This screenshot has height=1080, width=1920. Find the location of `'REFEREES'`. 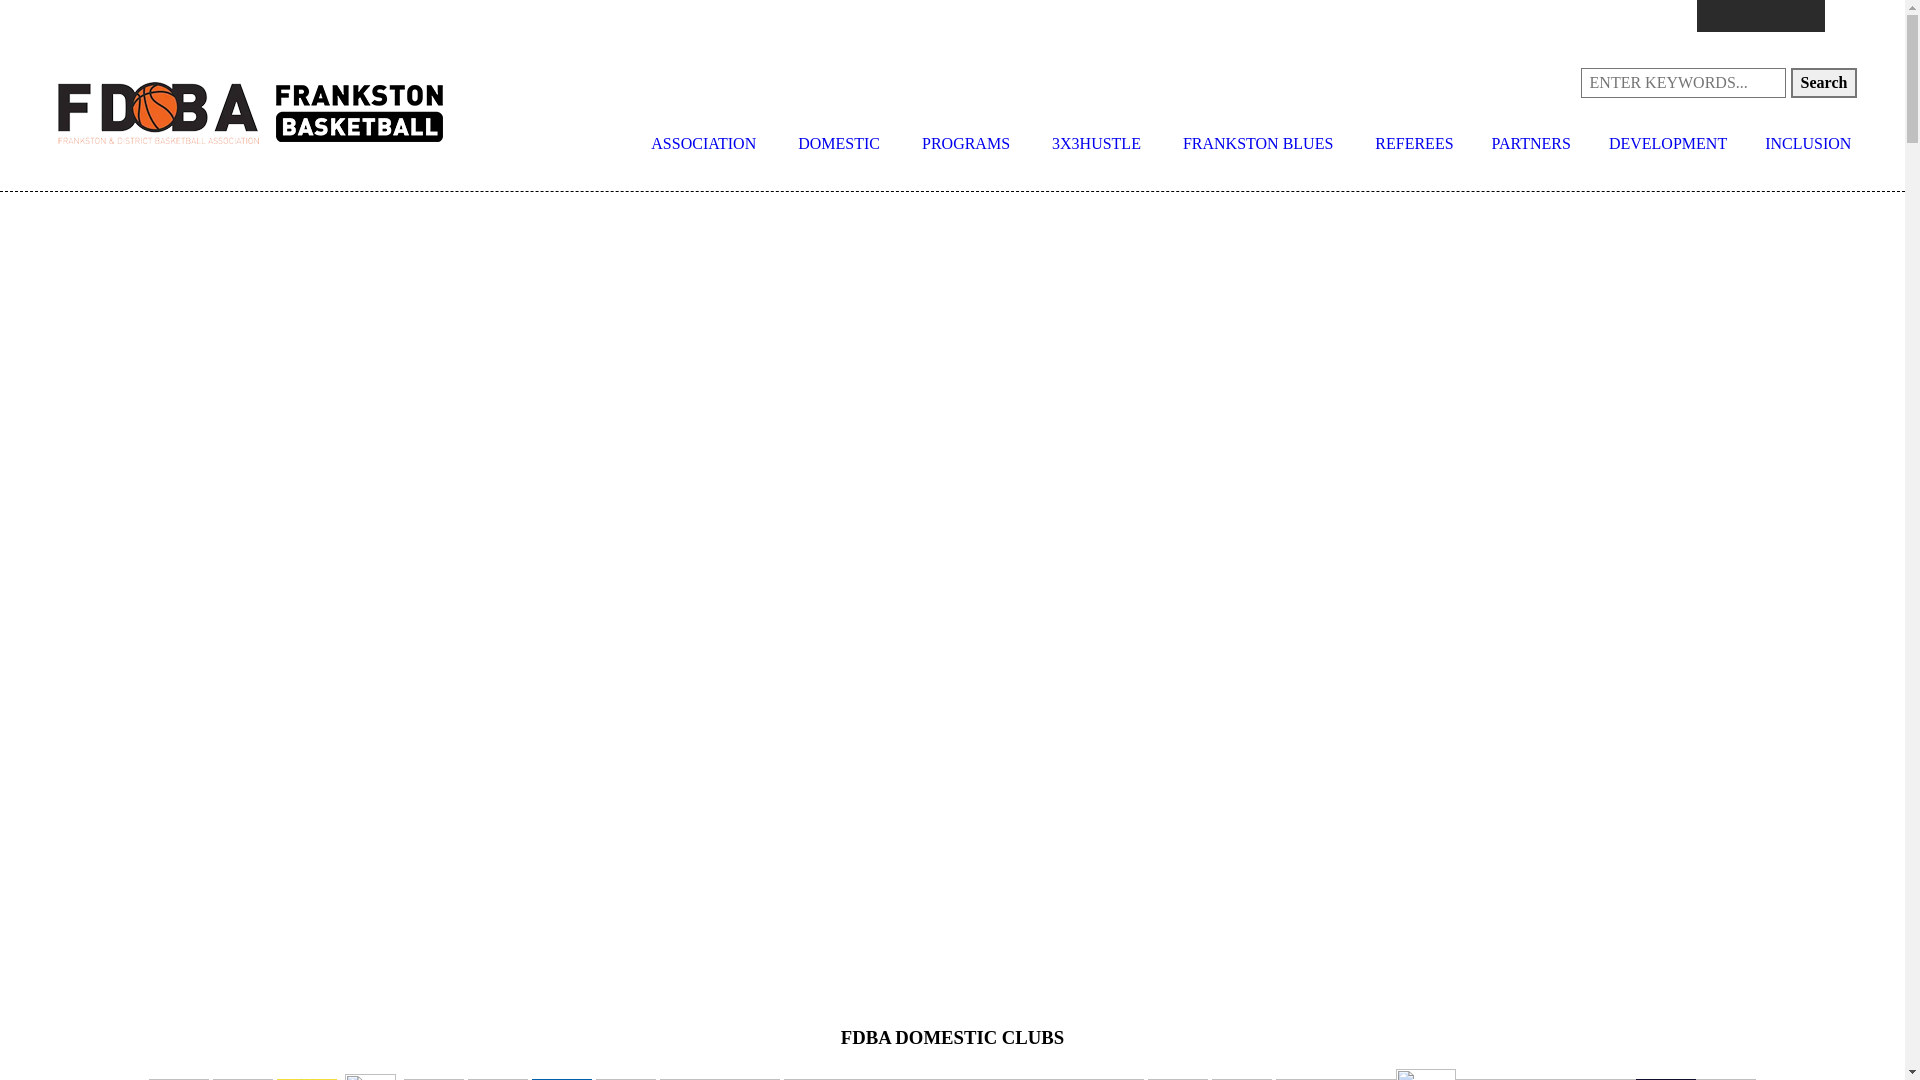

'REFEREES' is located at coordinates (1413, 142).